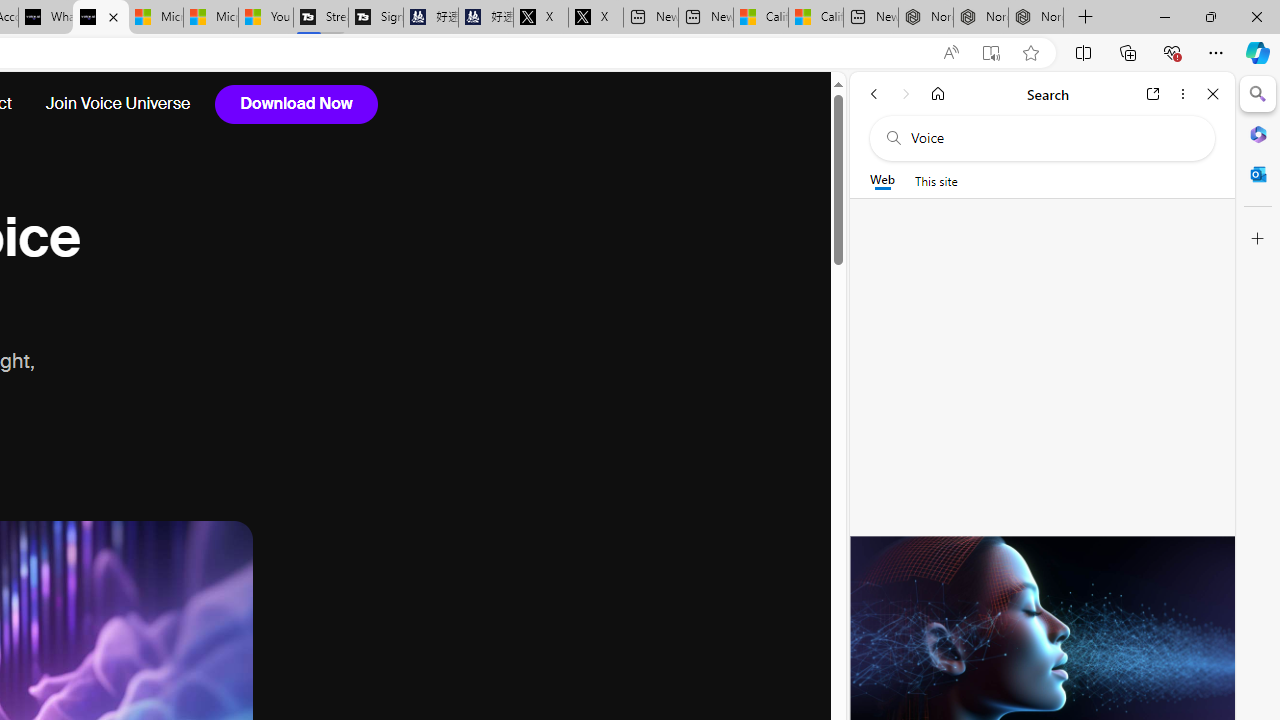  What do you see at coordinates (108, 104) in the screenshot?
I see `'Join Voice Universe'` at bounding box center [108, 104].